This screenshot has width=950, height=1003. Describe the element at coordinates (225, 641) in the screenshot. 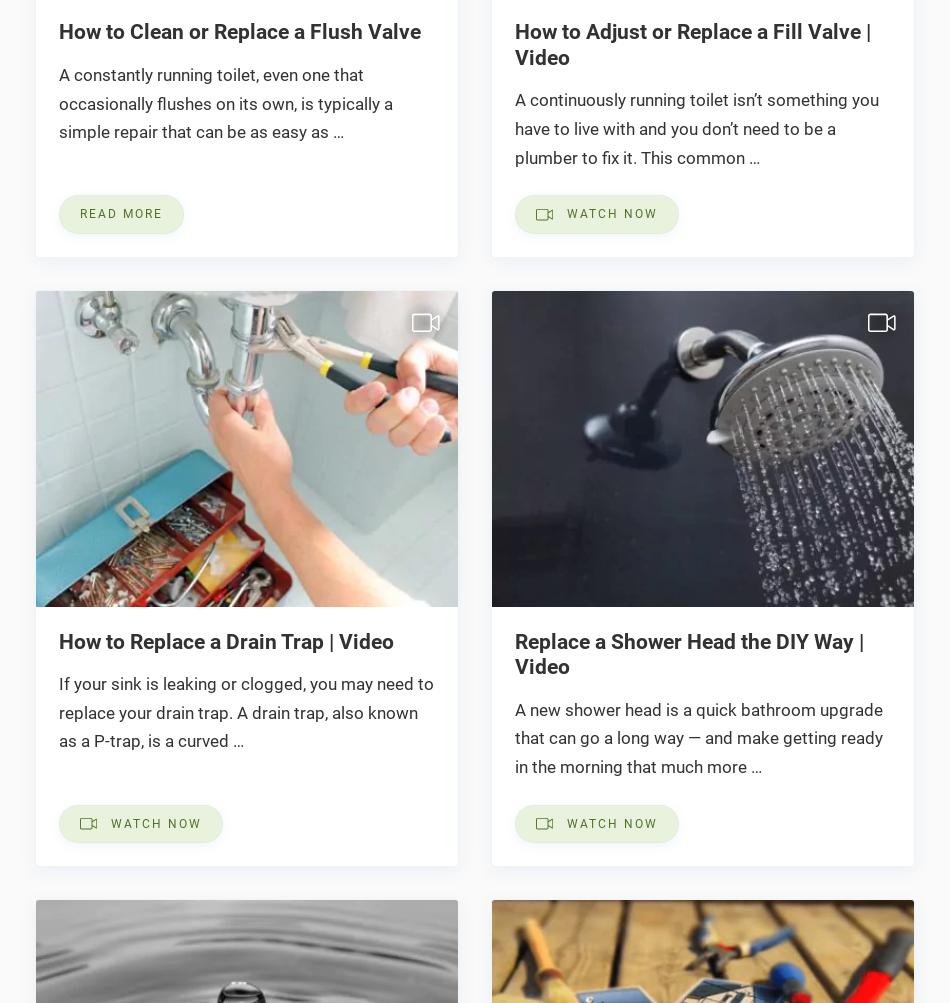

I see `'How to Replace a Drain Trap | Video'` at that location.